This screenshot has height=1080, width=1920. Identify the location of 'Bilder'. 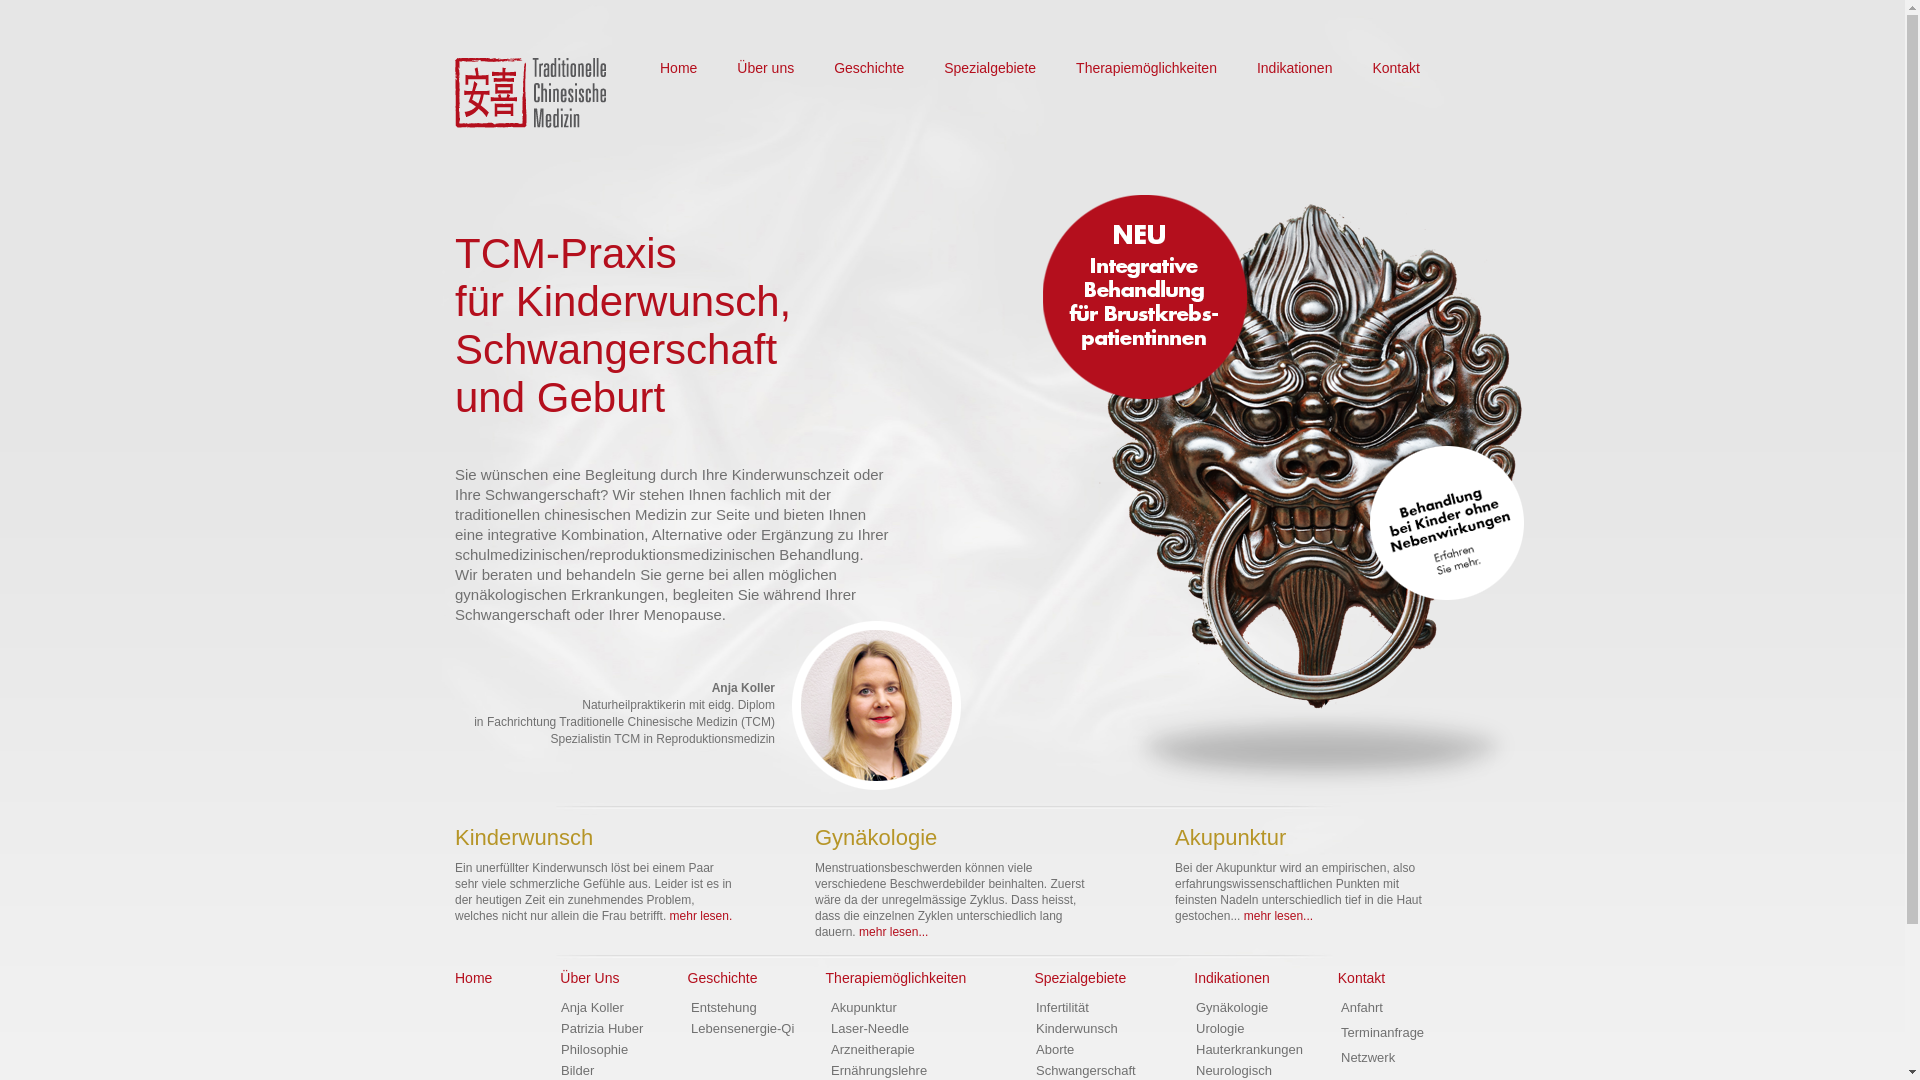
(560, 1069).